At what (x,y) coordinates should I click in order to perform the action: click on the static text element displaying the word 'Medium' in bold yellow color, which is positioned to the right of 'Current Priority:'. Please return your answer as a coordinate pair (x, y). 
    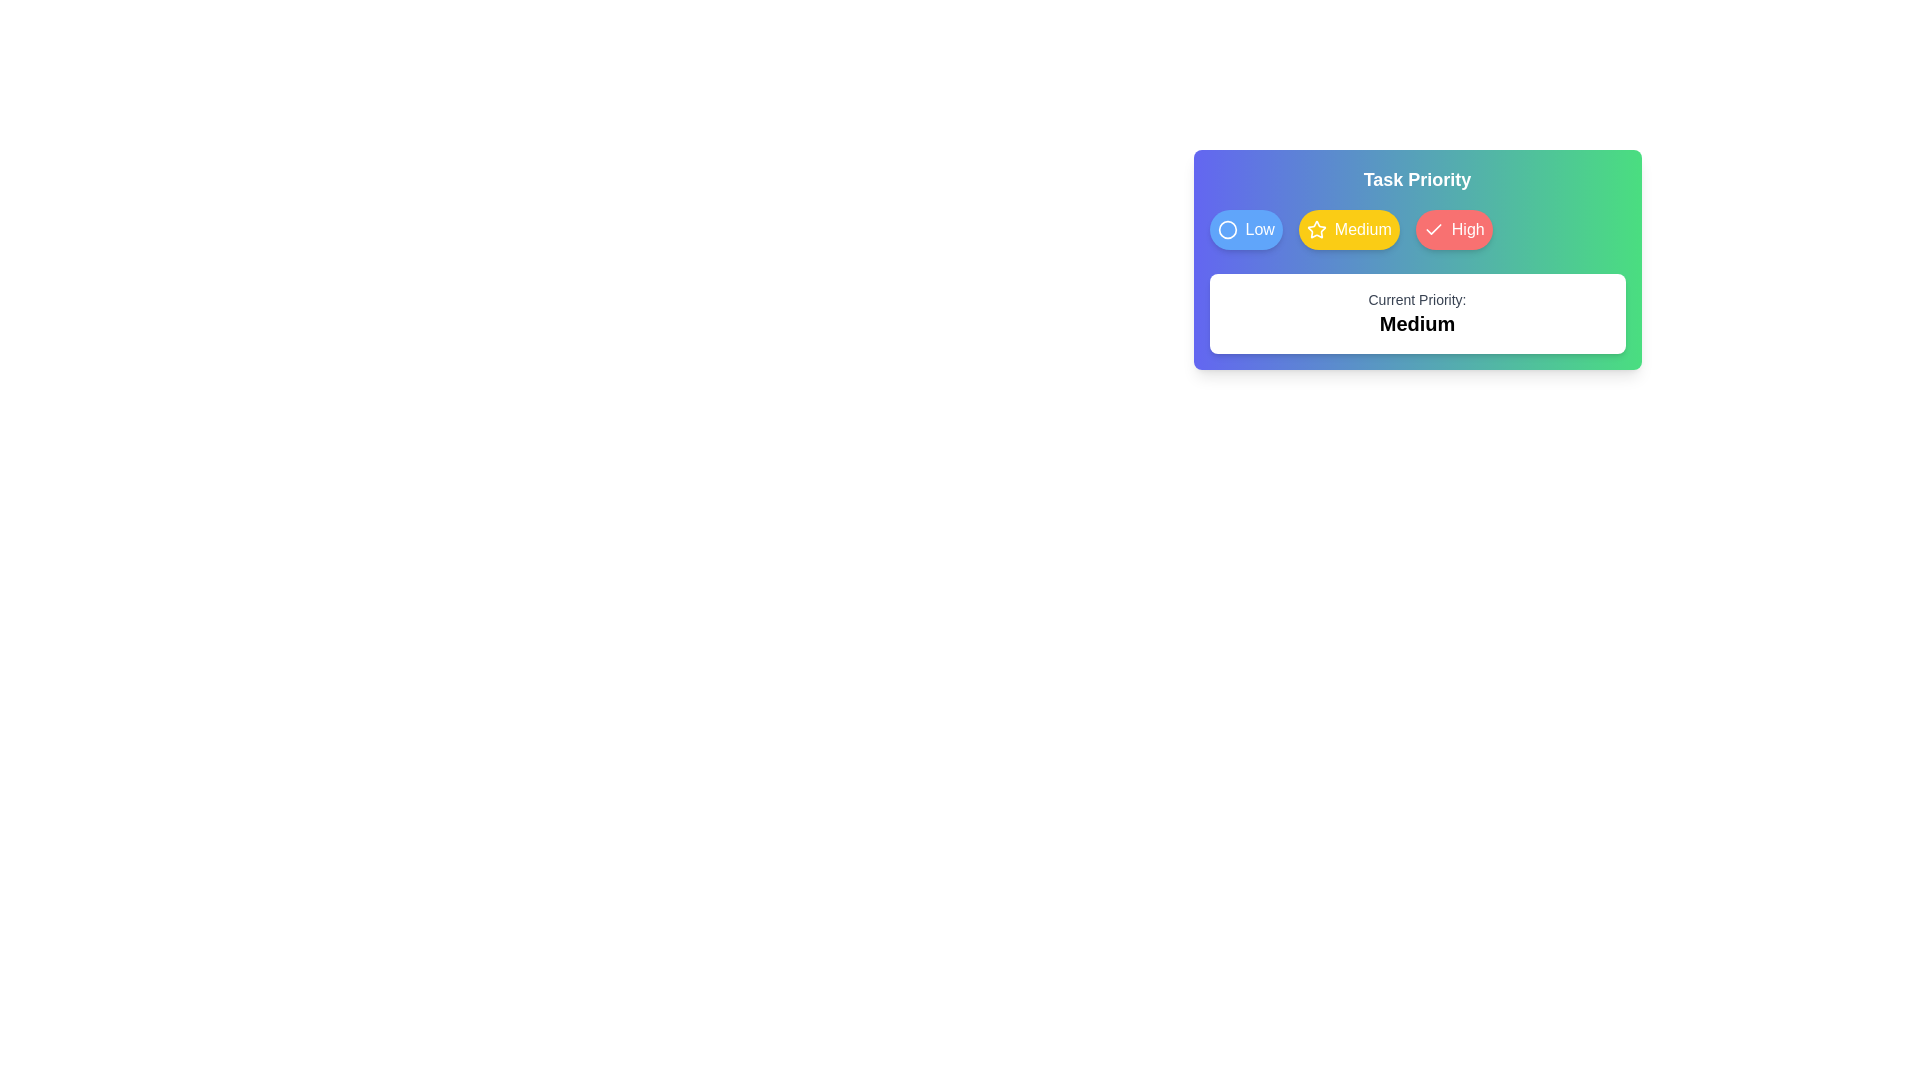
    Looking at the image, I should click on (1416, 323).